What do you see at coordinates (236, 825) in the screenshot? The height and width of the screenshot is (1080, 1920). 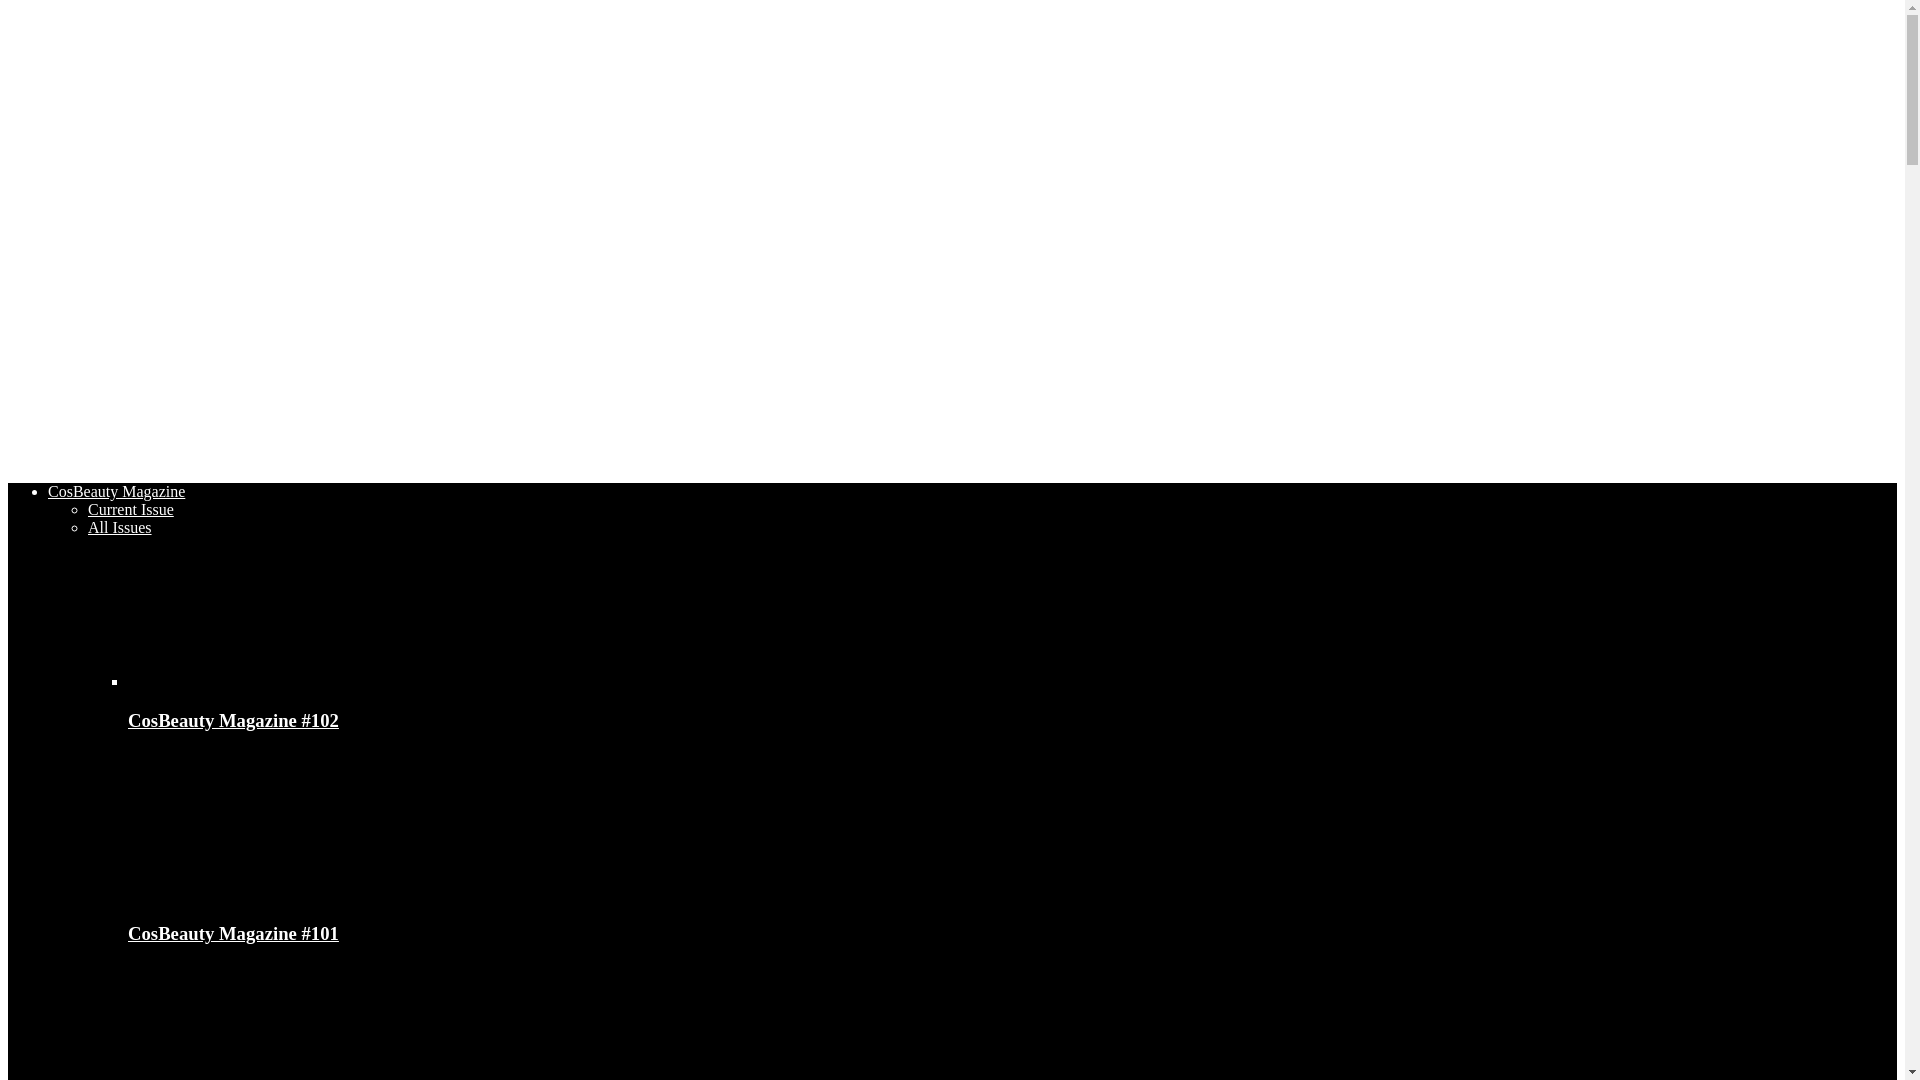 I see `'CosBeauty Magazine #101'` at bounding box center [236, 825].